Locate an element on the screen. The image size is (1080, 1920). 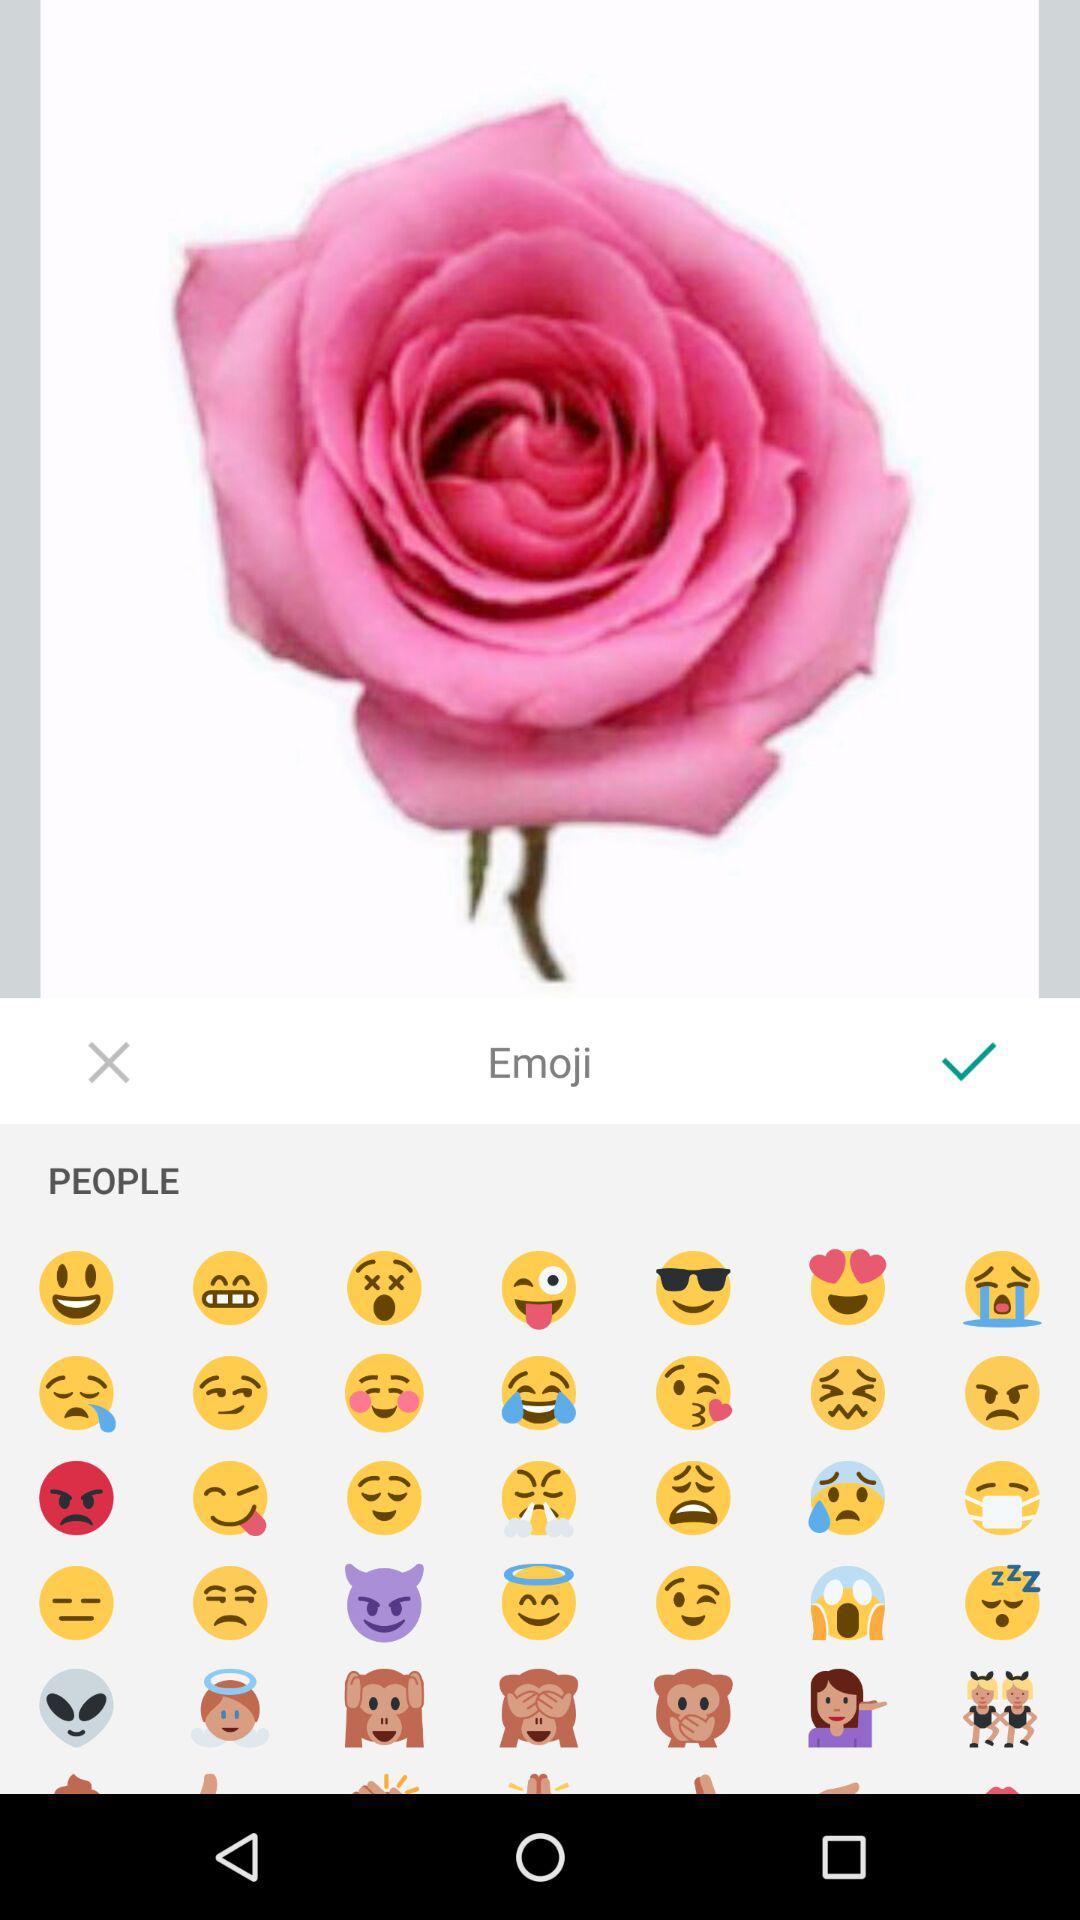
insert crying-laughing emoji is located at coordinates (538, 1392).